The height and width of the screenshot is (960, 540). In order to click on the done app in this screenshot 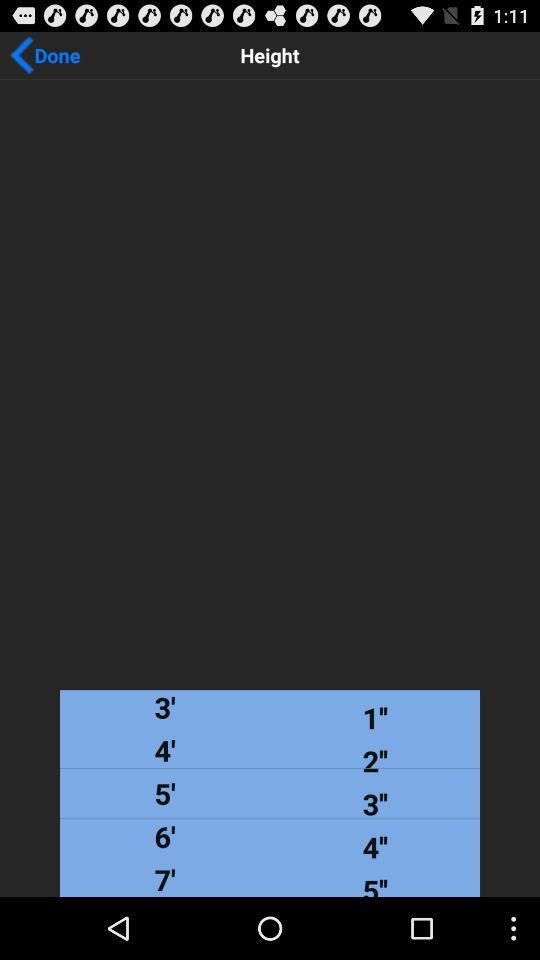, I will do `click(44, 54)`.